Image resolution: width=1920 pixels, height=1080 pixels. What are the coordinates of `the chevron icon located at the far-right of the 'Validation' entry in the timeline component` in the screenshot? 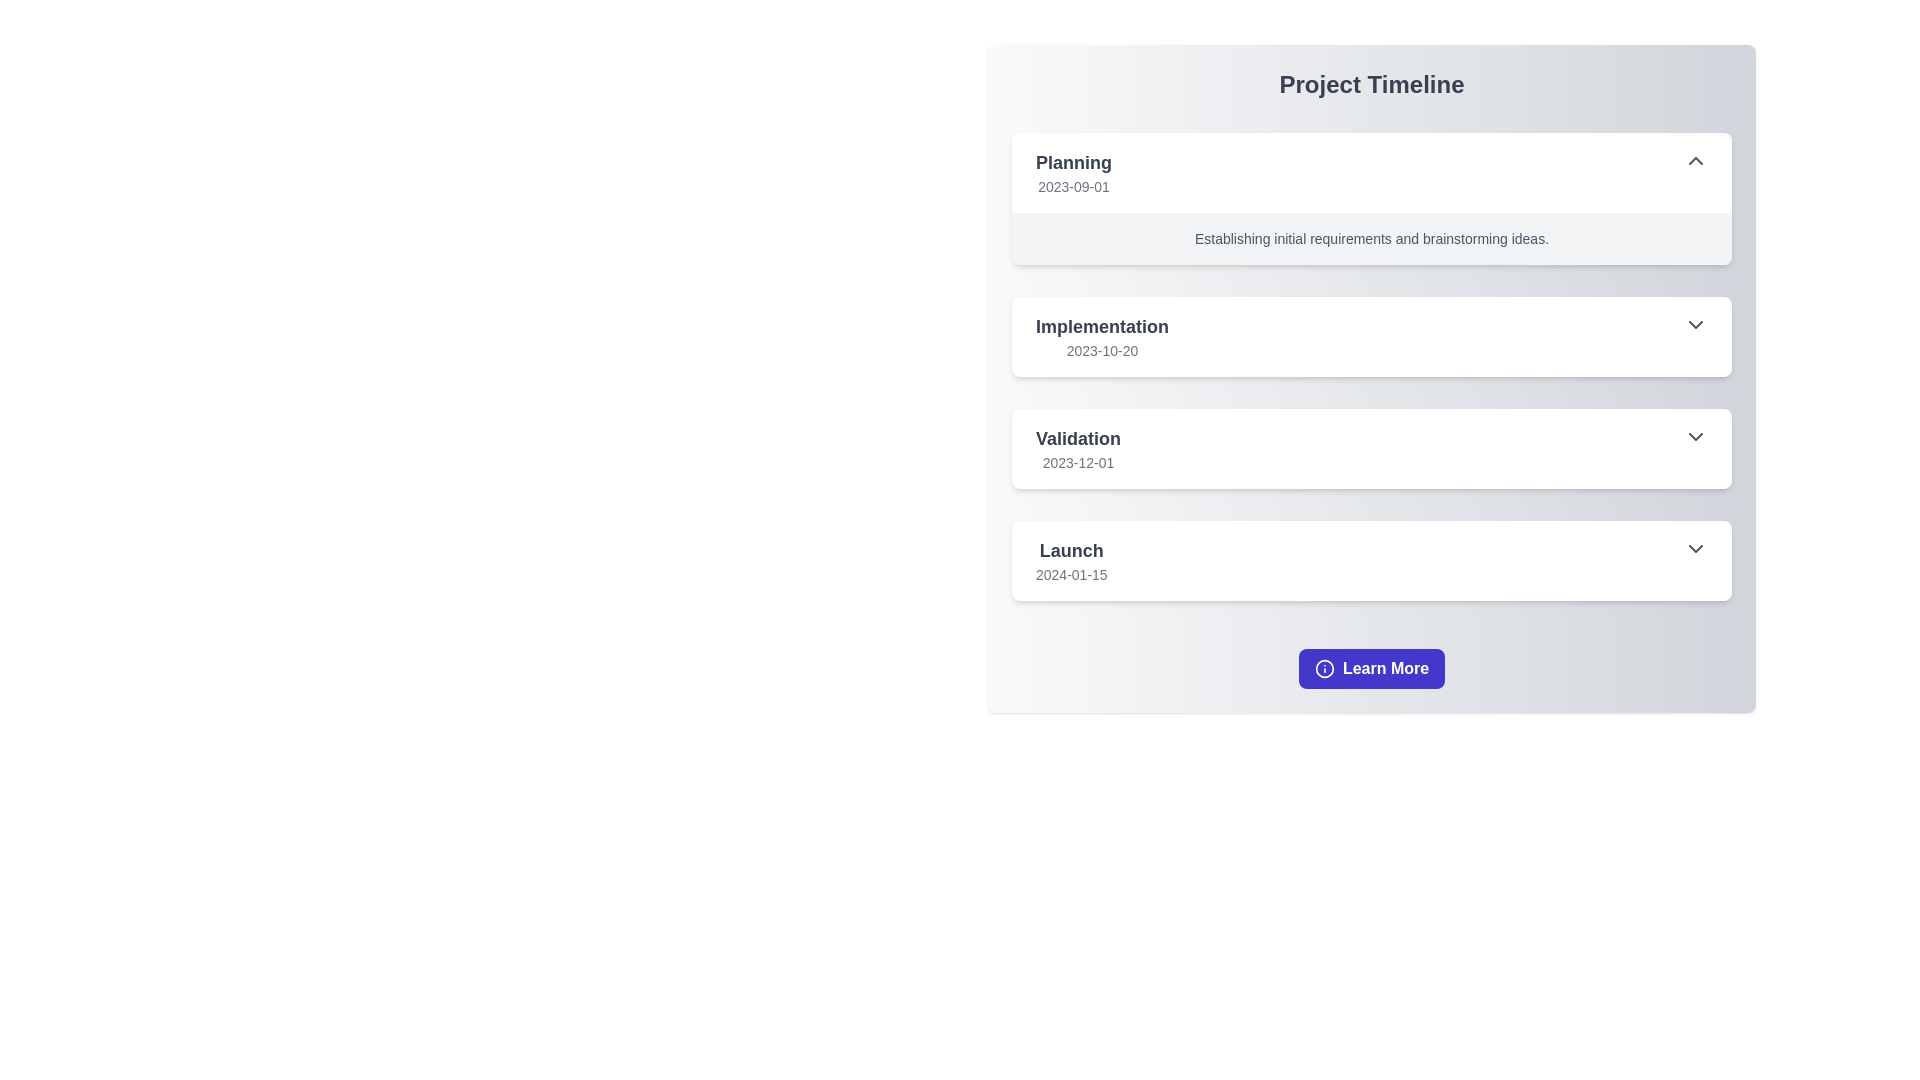 It's located at (1694, 435).